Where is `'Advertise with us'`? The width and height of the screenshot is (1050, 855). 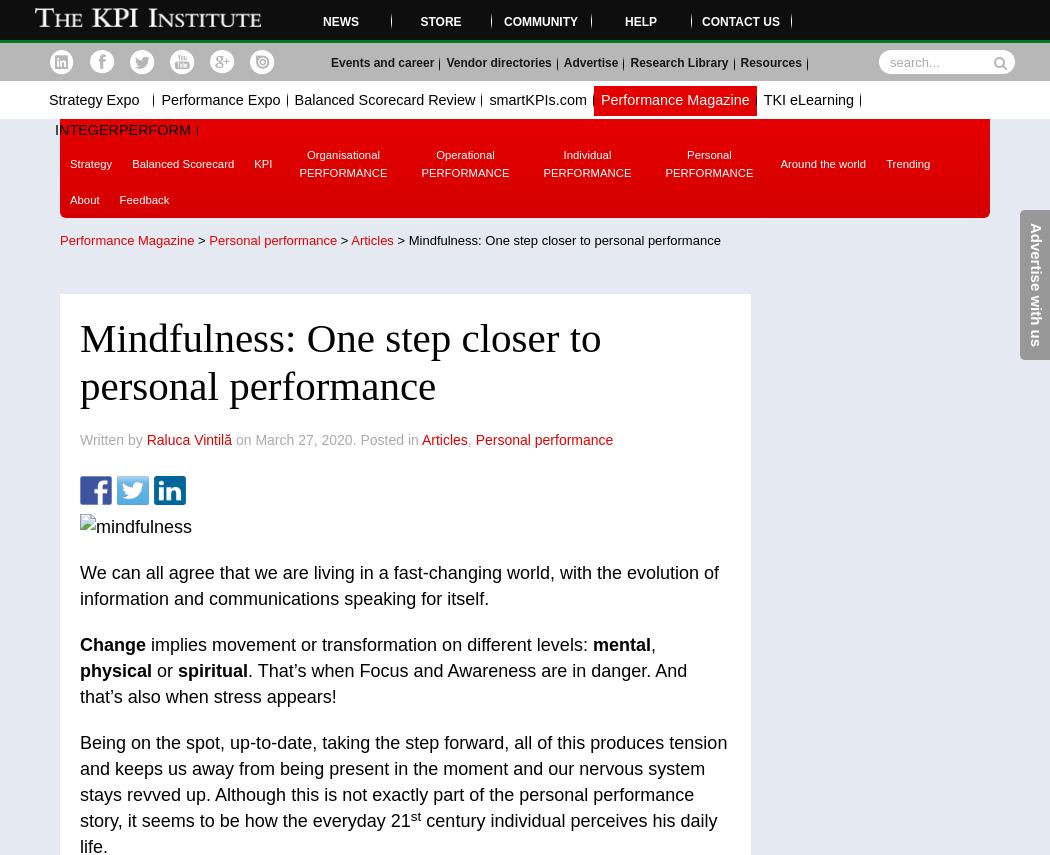 'Advertise with us' is located at coordinates (1026, 284).